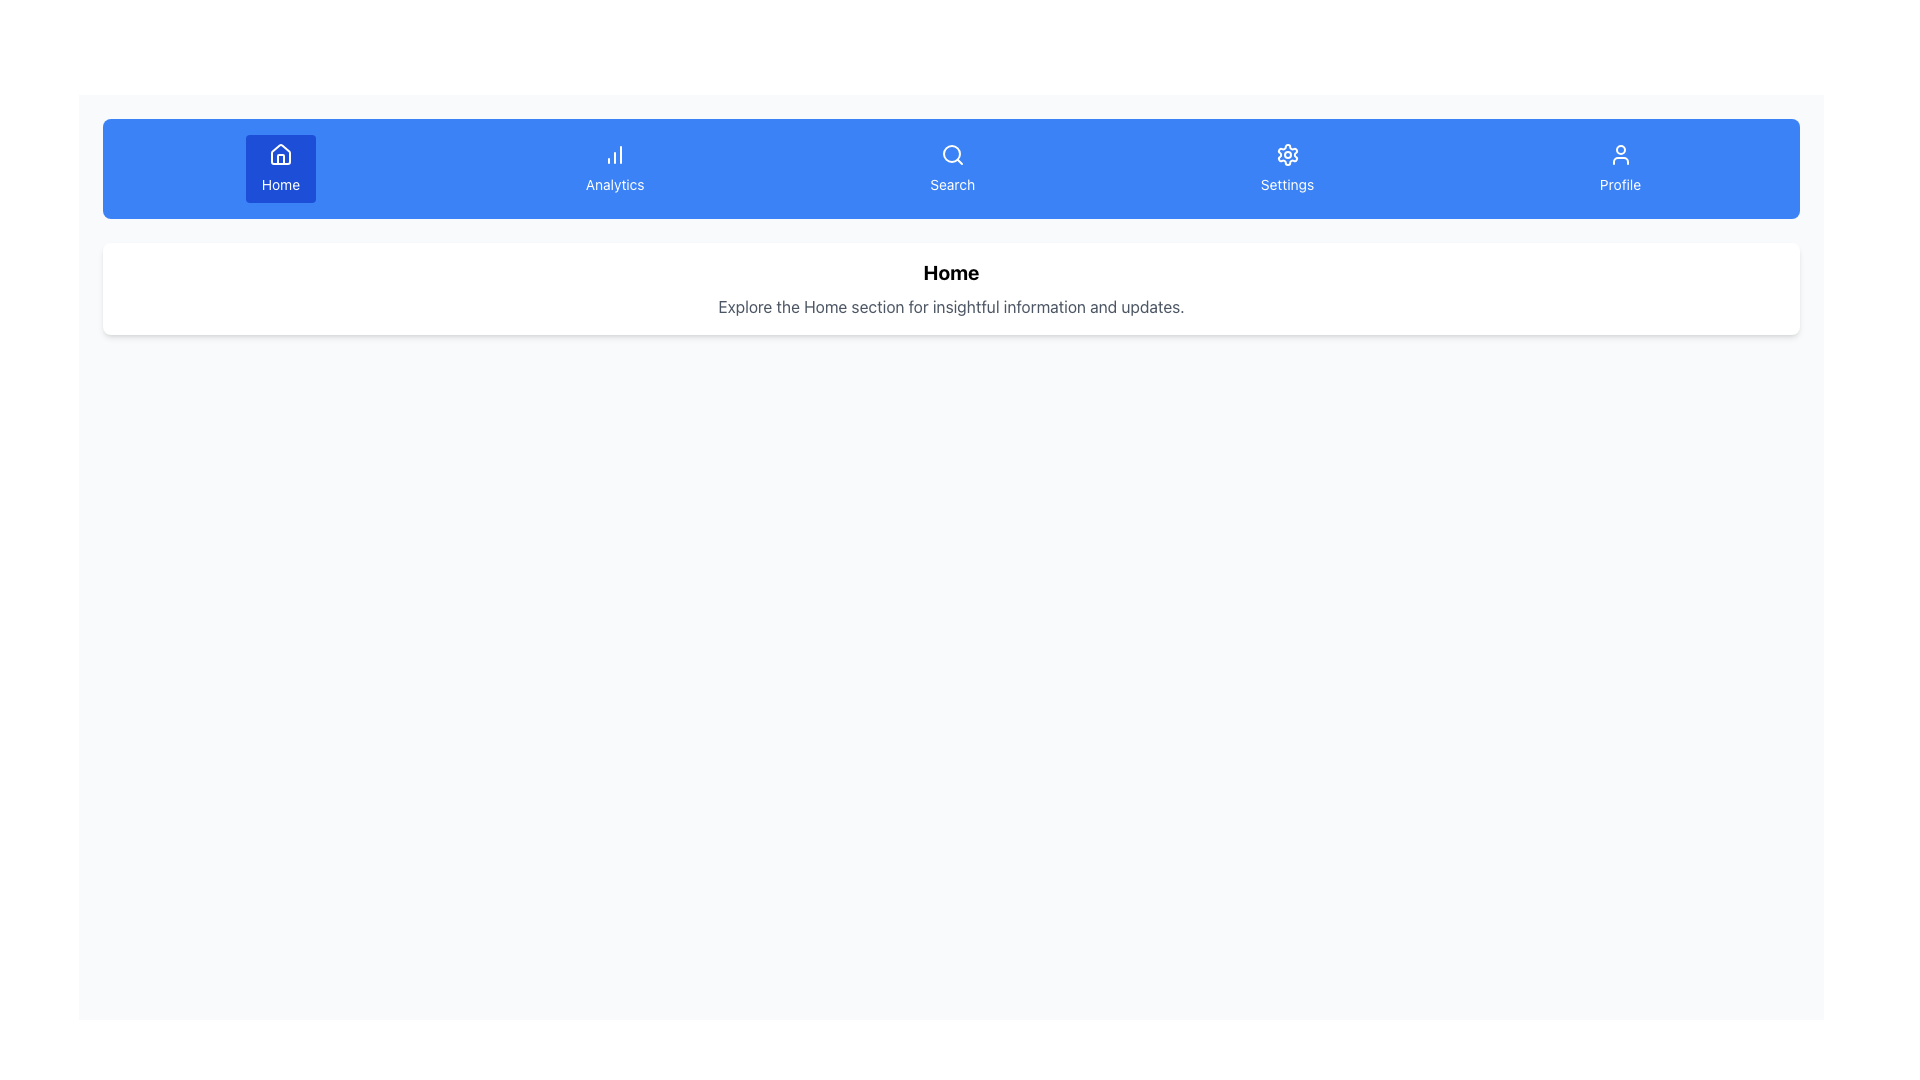 This screenshot has width=1920, height=1080. I want to click on the blue rectangular button labeled 'Profile', which is the last button in a row of five options at the top of the interface, so click(1620, 168).